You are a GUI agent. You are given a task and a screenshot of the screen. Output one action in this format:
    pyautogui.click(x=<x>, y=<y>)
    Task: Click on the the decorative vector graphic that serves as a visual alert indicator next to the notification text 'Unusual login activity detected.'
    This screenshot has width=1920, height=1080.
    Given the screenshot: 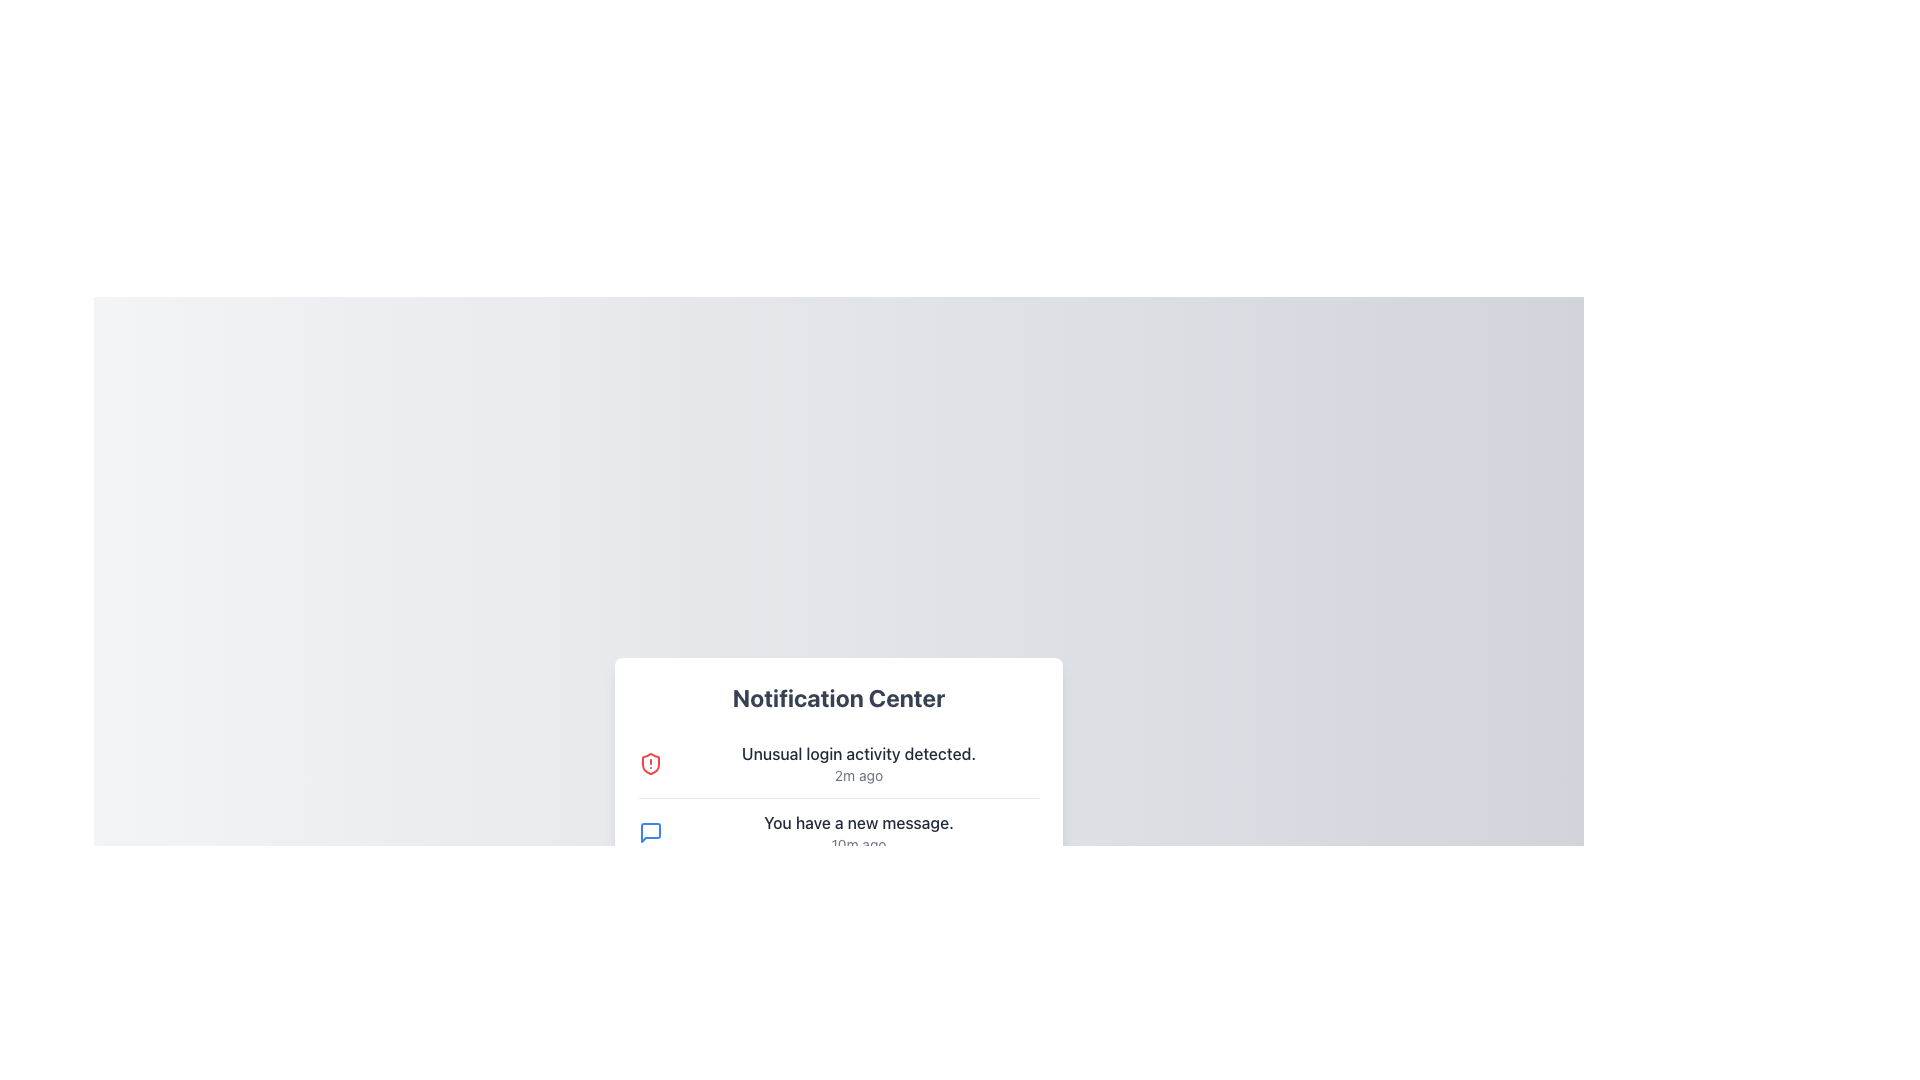 What is the action you would take?
    pyautogui.click(x=651, y=763)
    